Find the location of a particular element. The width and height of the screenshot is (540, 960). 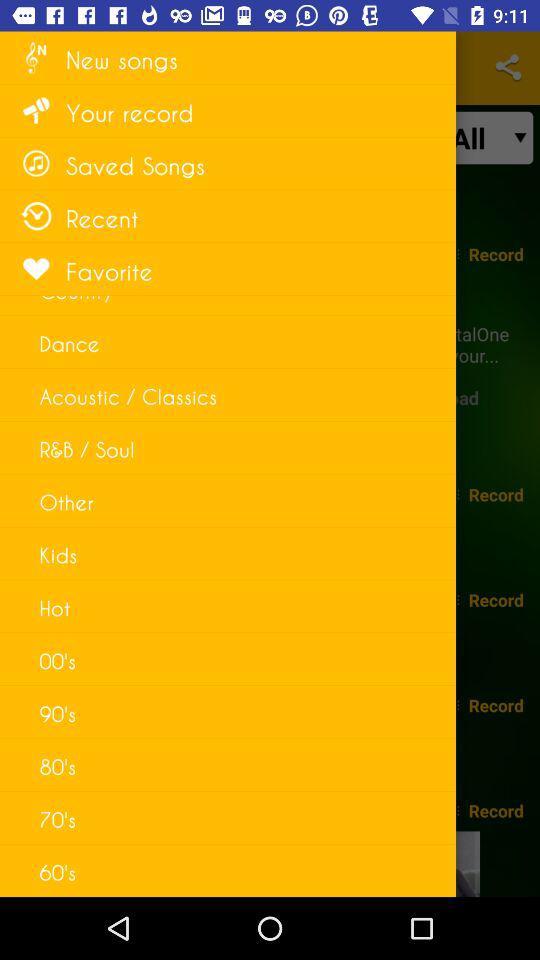

improper bounding box is located at coordinates (71, 569).